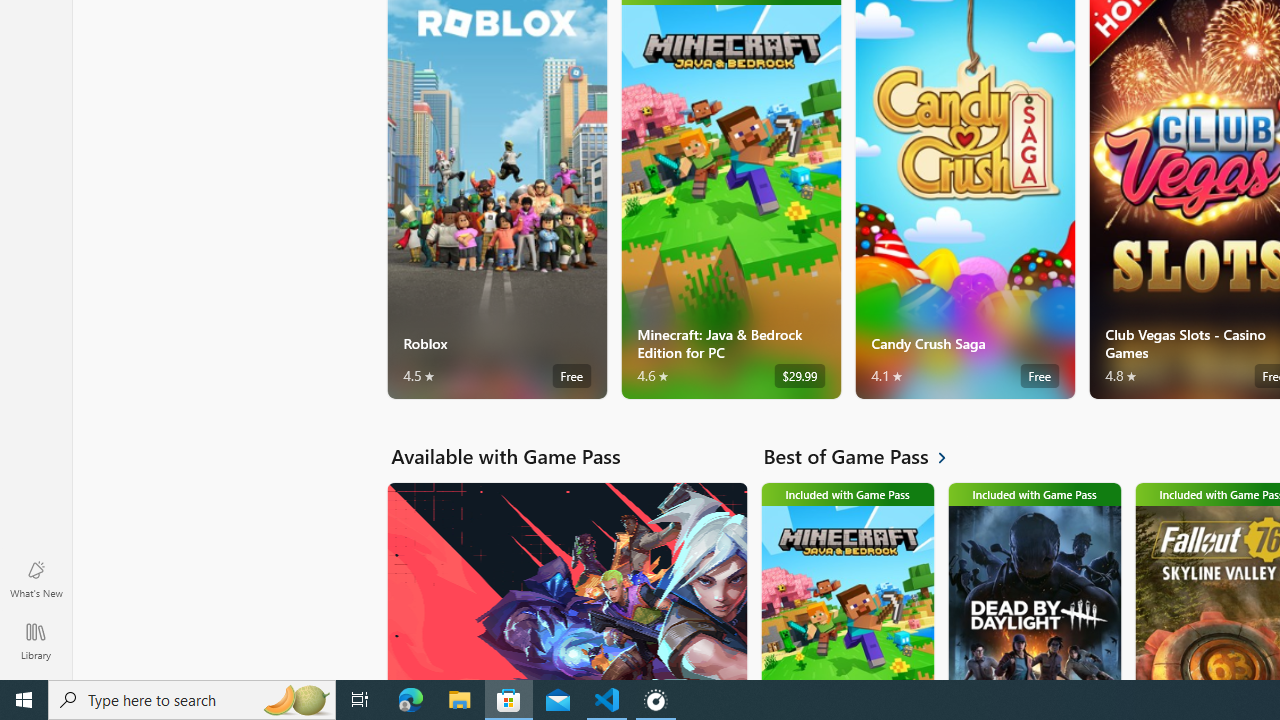  What do you see at coordinates (866, 456) in the screenshot?
I see `'See all  Best of Game Pass'` at bounding box center [866, 456].